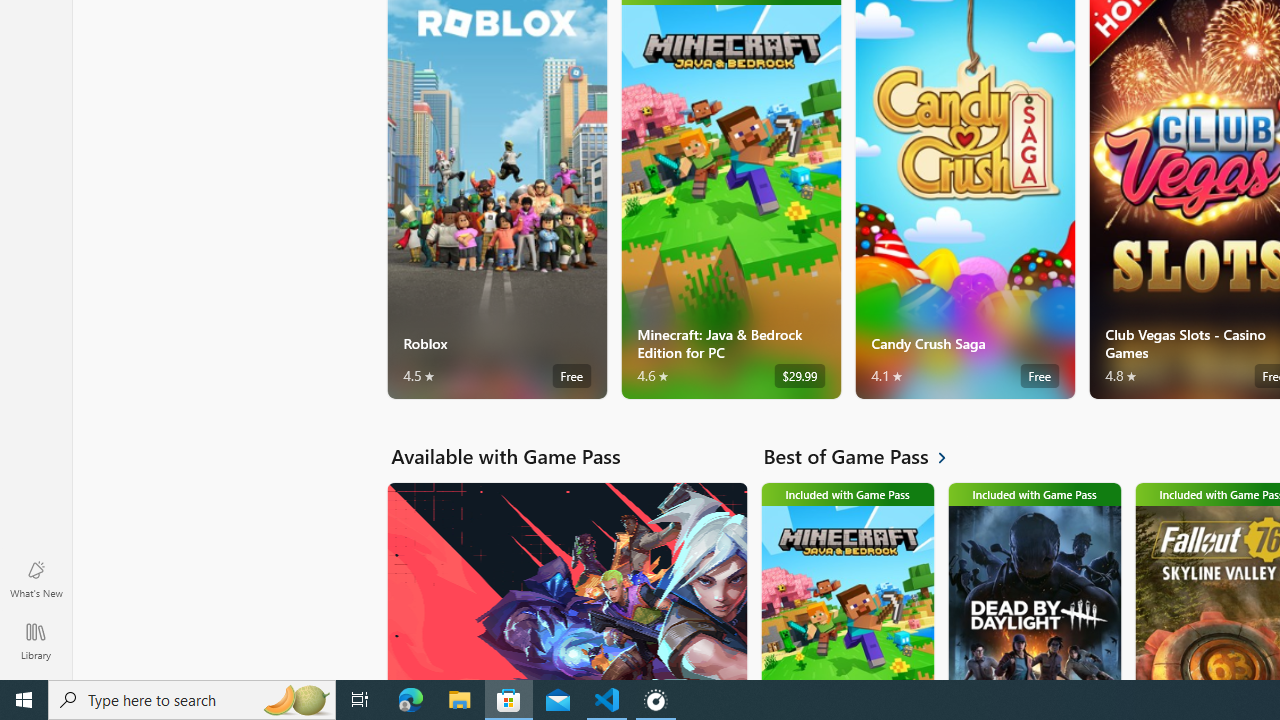  What do you see at coordinates (866, 456) in the screenshot?
I see `'See all  Best of Game Pass'` at bounding box center [866, 456].